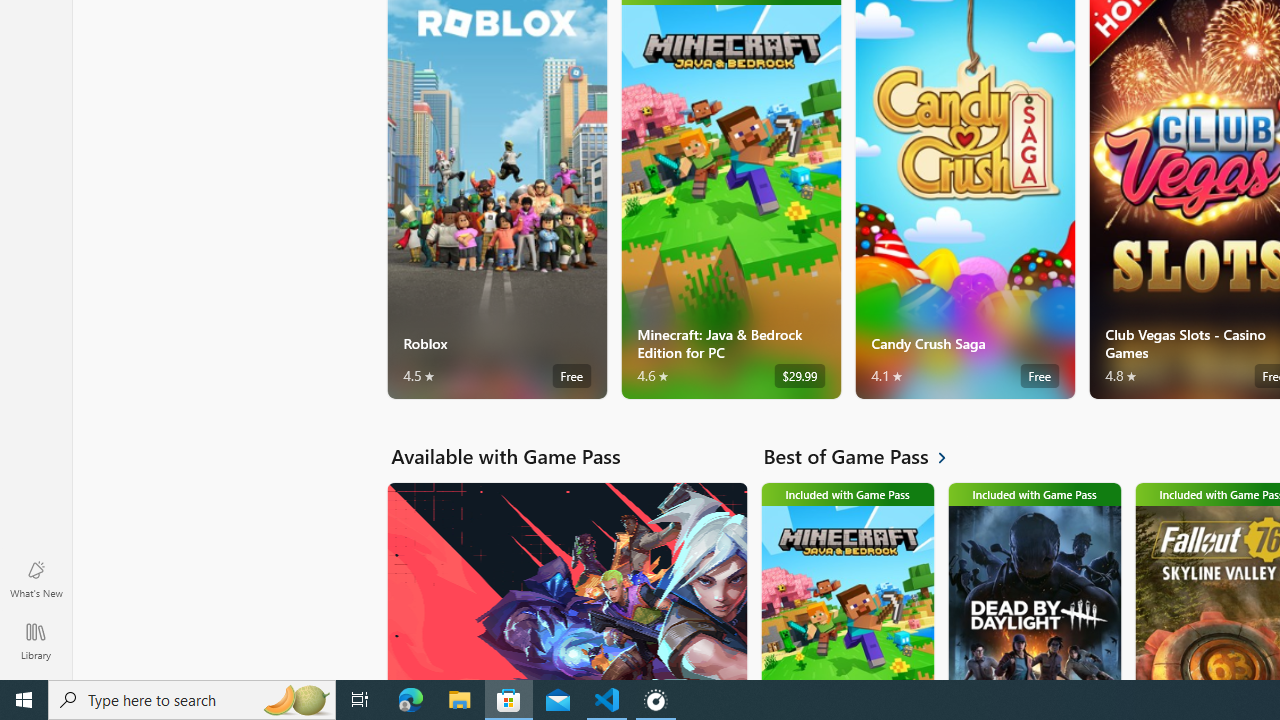  What do you see at coordinates (866, 456) in the screenshot?
I see `'See all  Best of Game Pass'` at bounding box center [866, 456].